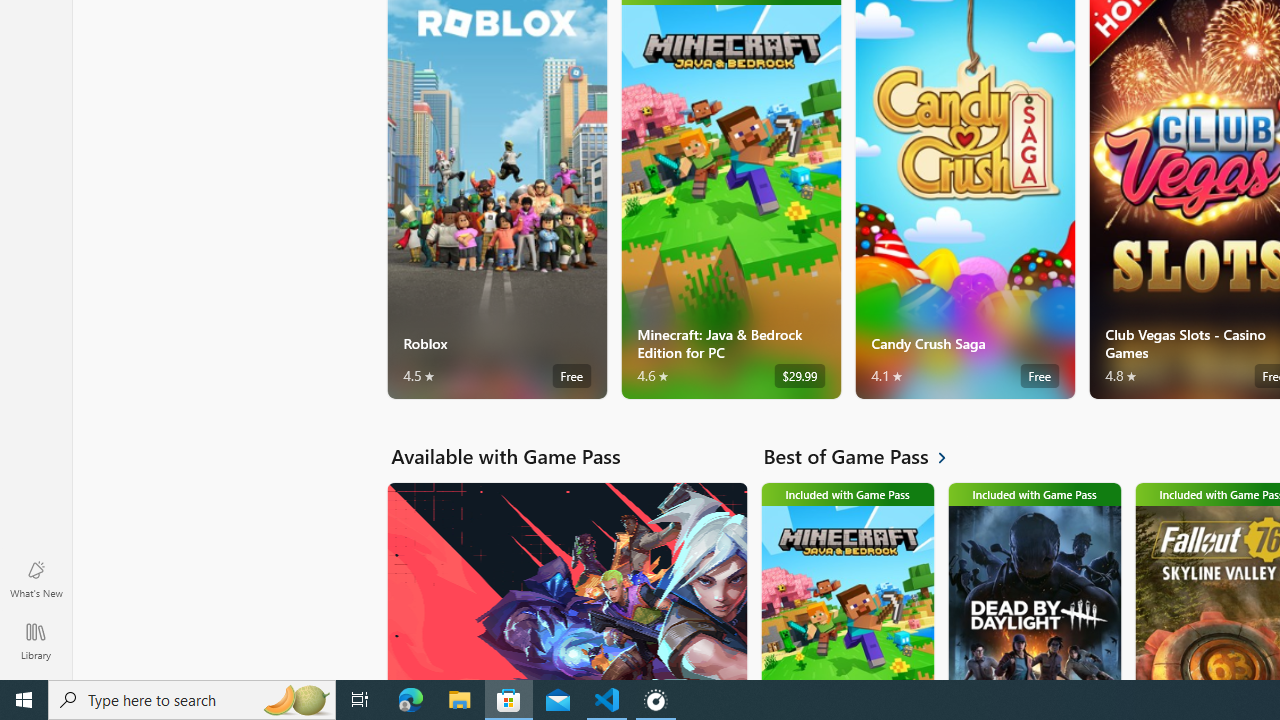  What do you see at coordinates (866, 456) in the screenshot?
I see `'See all  Best of Game Pass'` at bounding box center [866, 456].